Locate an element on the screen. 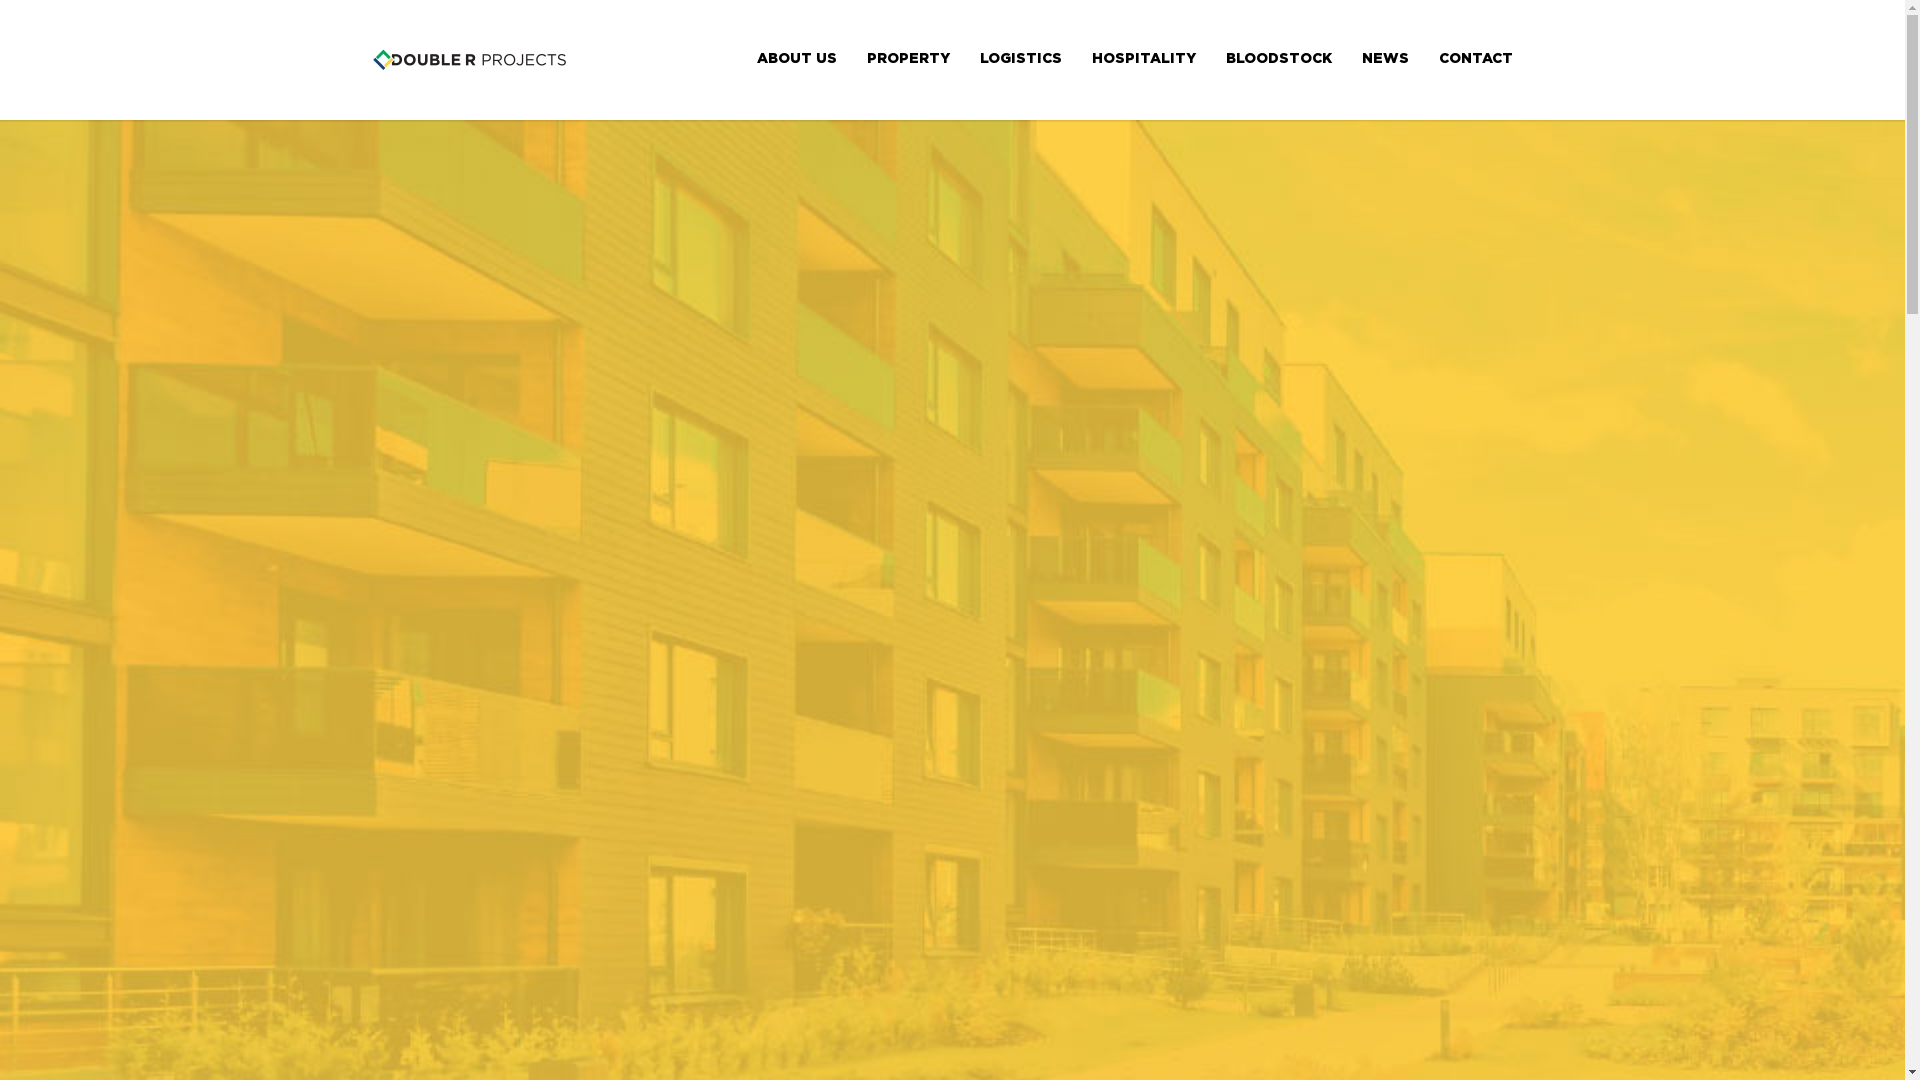 The height and width of the screenshot is (1080, 1920). 'HOSPITALITY' is located at coordinates (1142, 57).